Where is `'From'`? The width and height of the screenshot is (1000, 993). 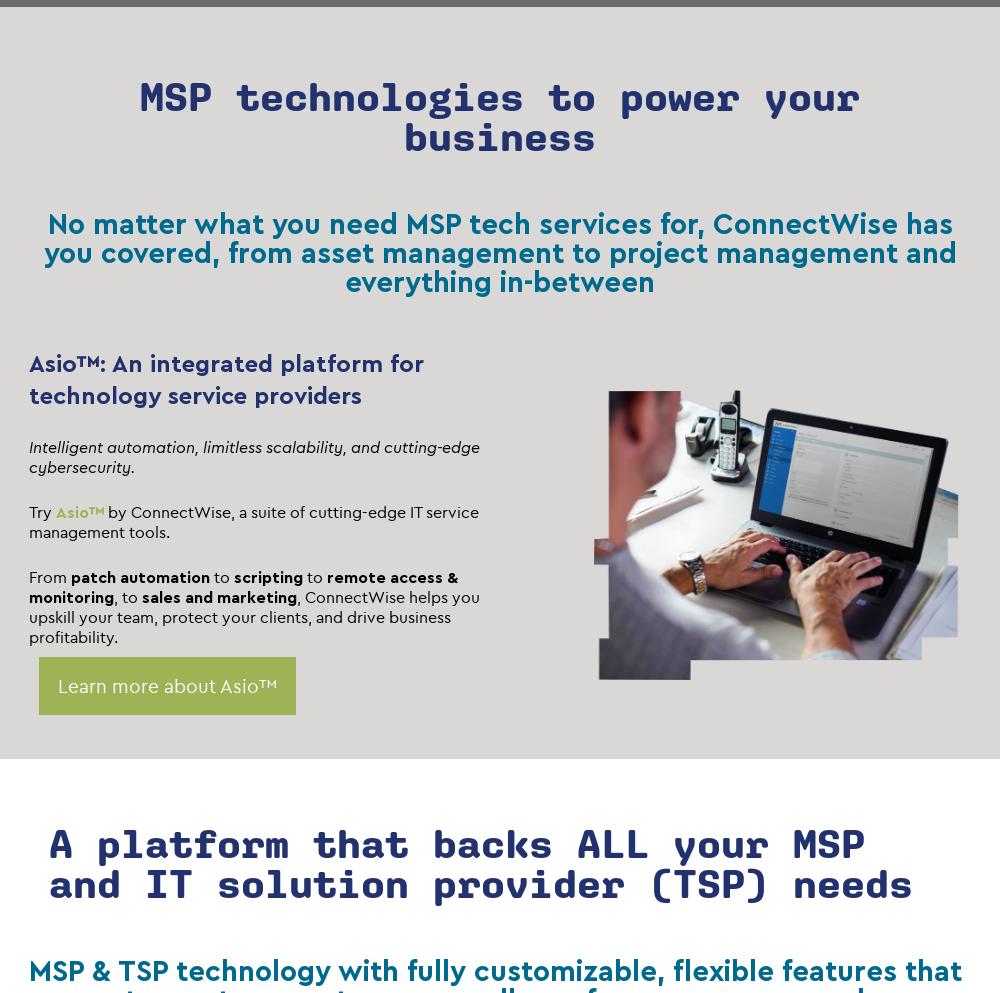
'From' is located at coordinates (29, 576).